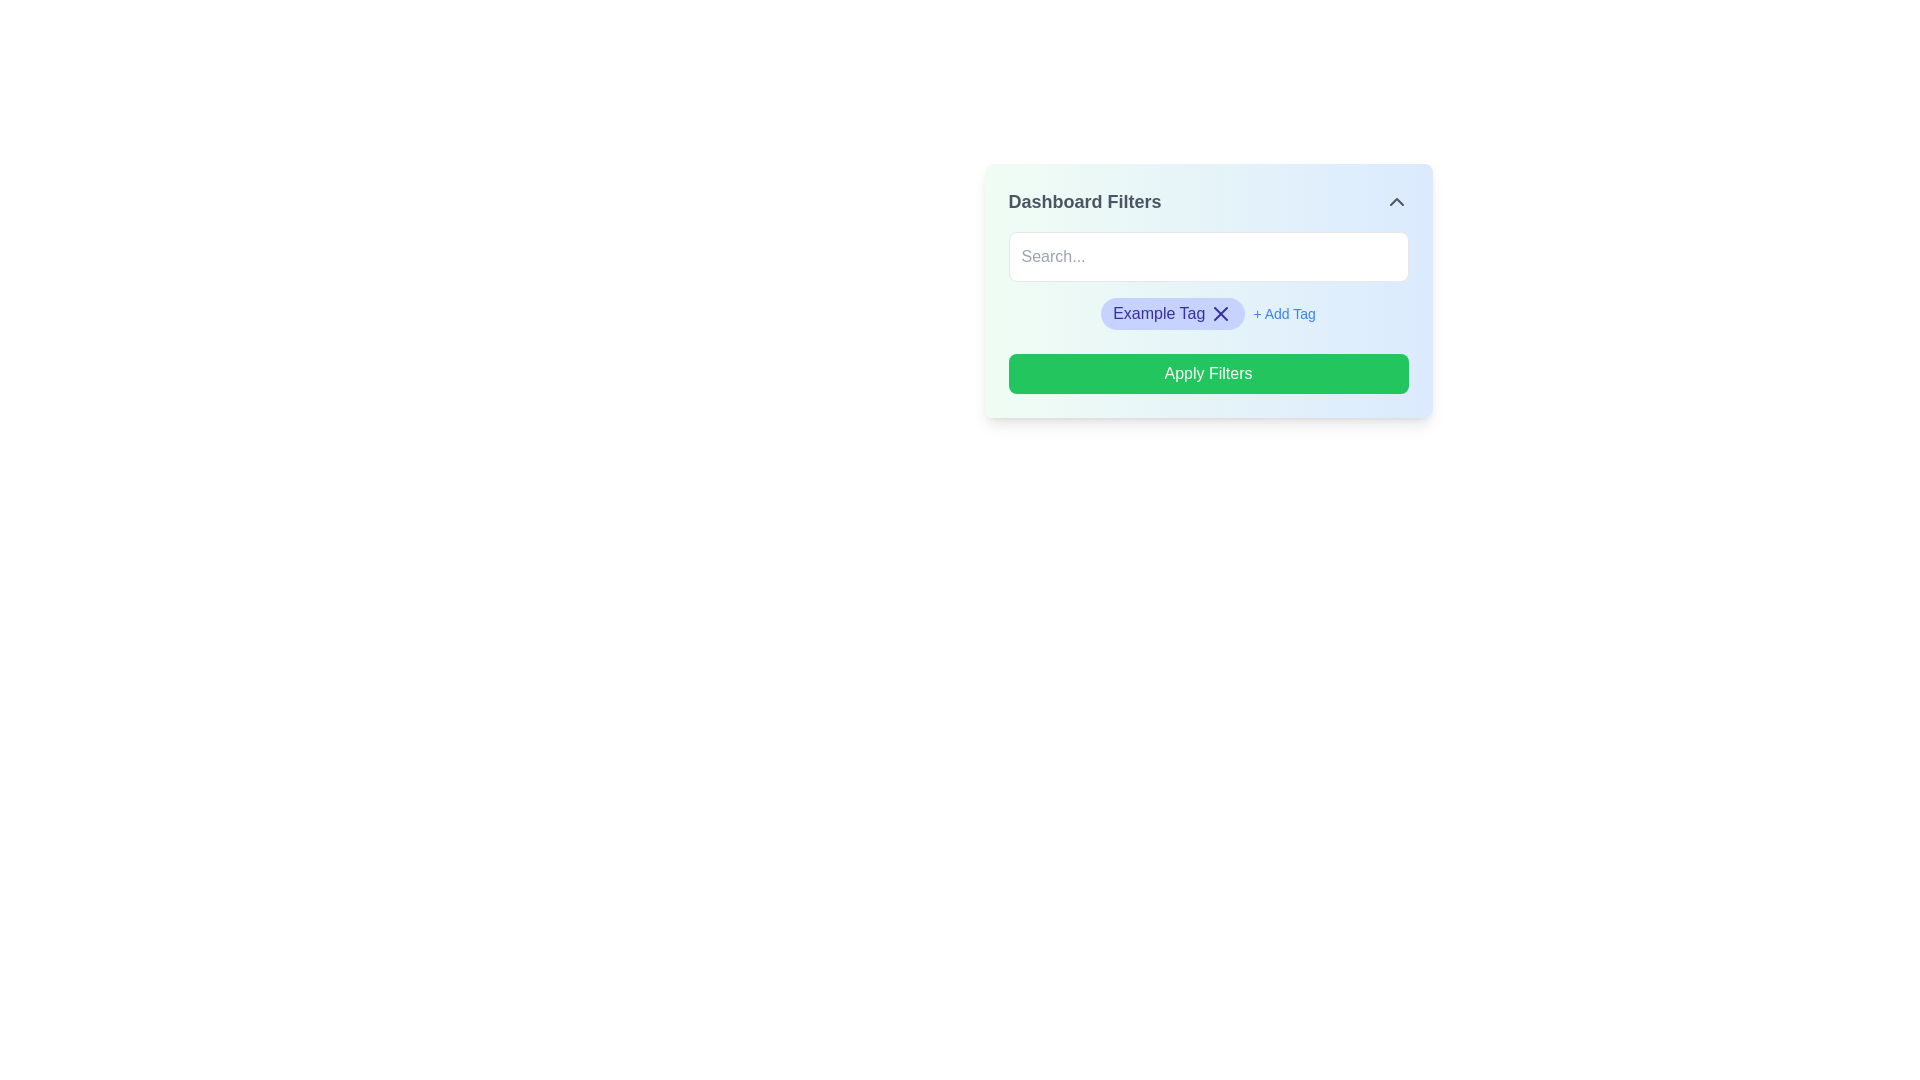 The image size is (1920, 1080). I want to click on the 'X' icon, which is styled as a minimalist, sharp-ended cross in blue, located to the right of the text 'Example Tag' within a purple tag-like component, so click(1220, 313).